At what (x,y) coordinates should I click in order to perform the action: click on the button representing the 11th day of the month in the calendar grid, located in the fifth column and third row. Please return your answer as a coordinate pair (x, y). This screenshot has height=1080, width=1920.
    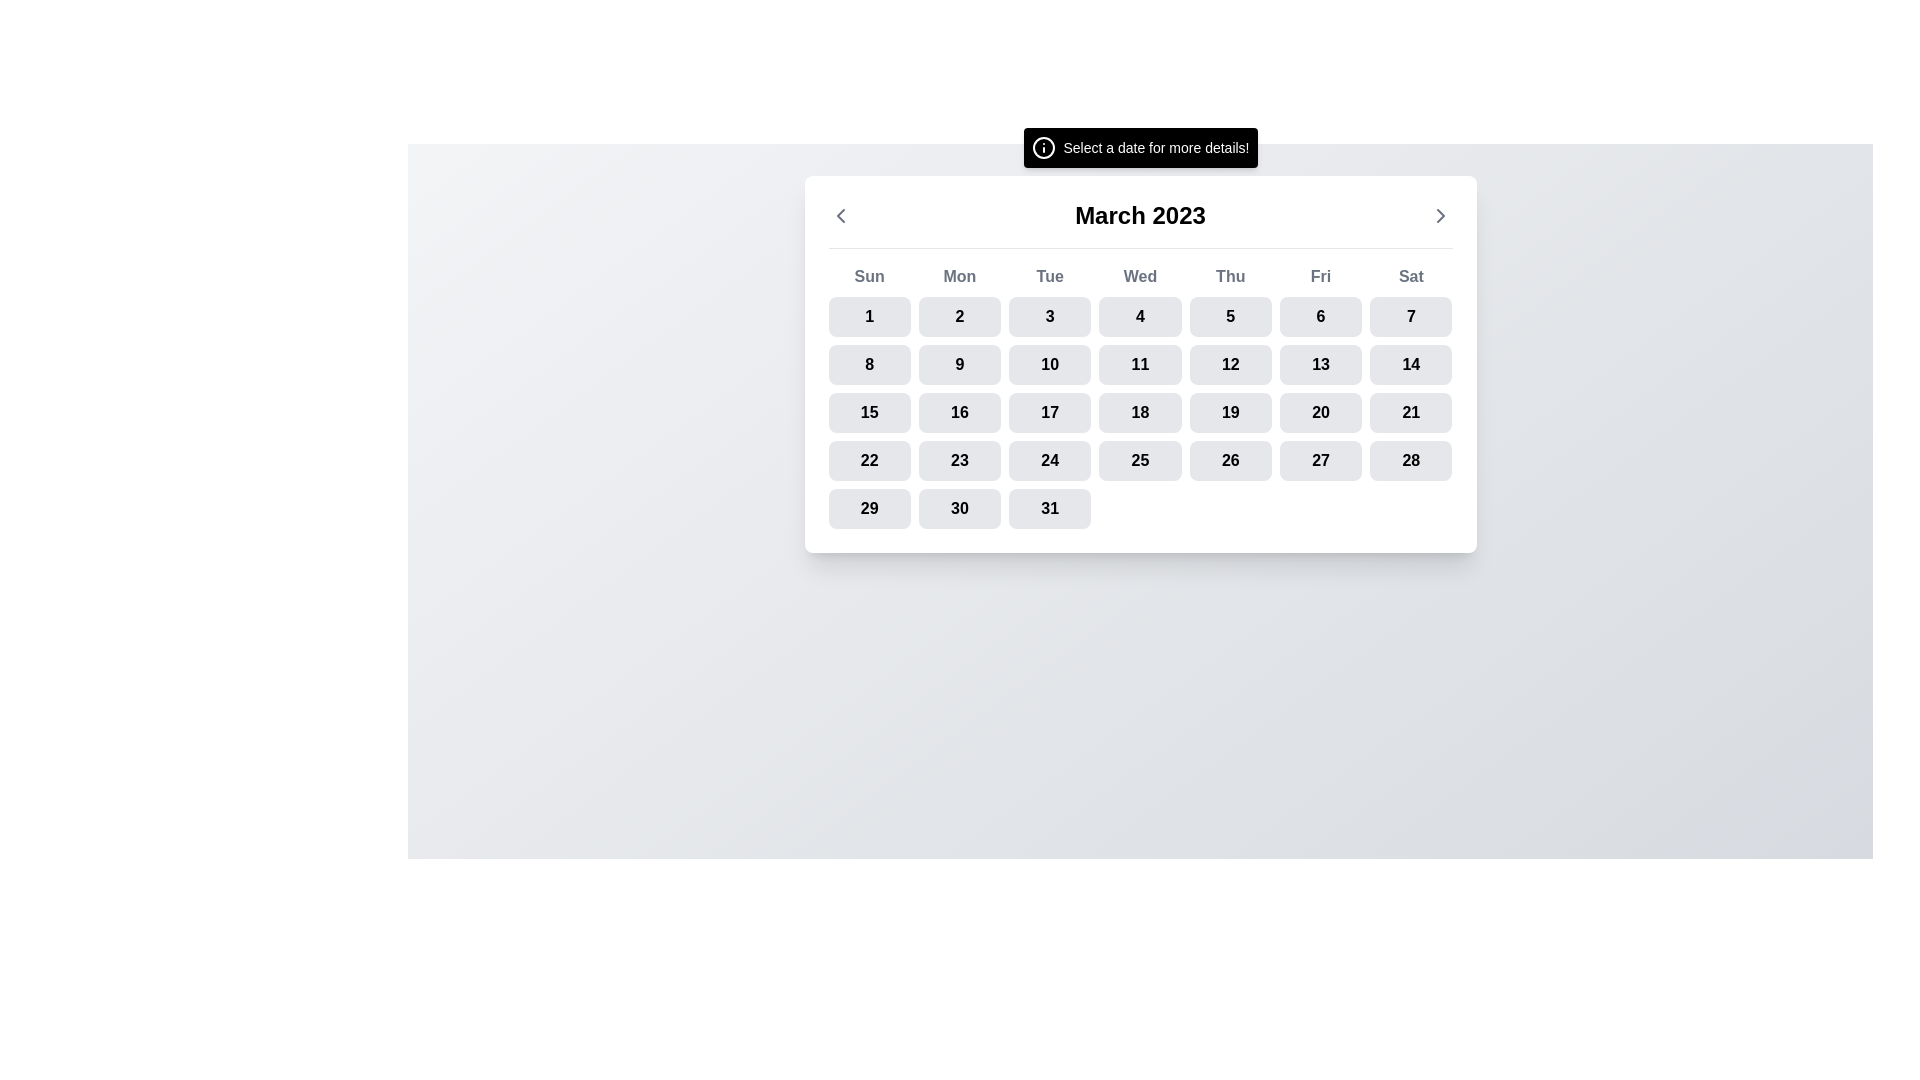
    Looking at the image, I should click on (1140, 365).